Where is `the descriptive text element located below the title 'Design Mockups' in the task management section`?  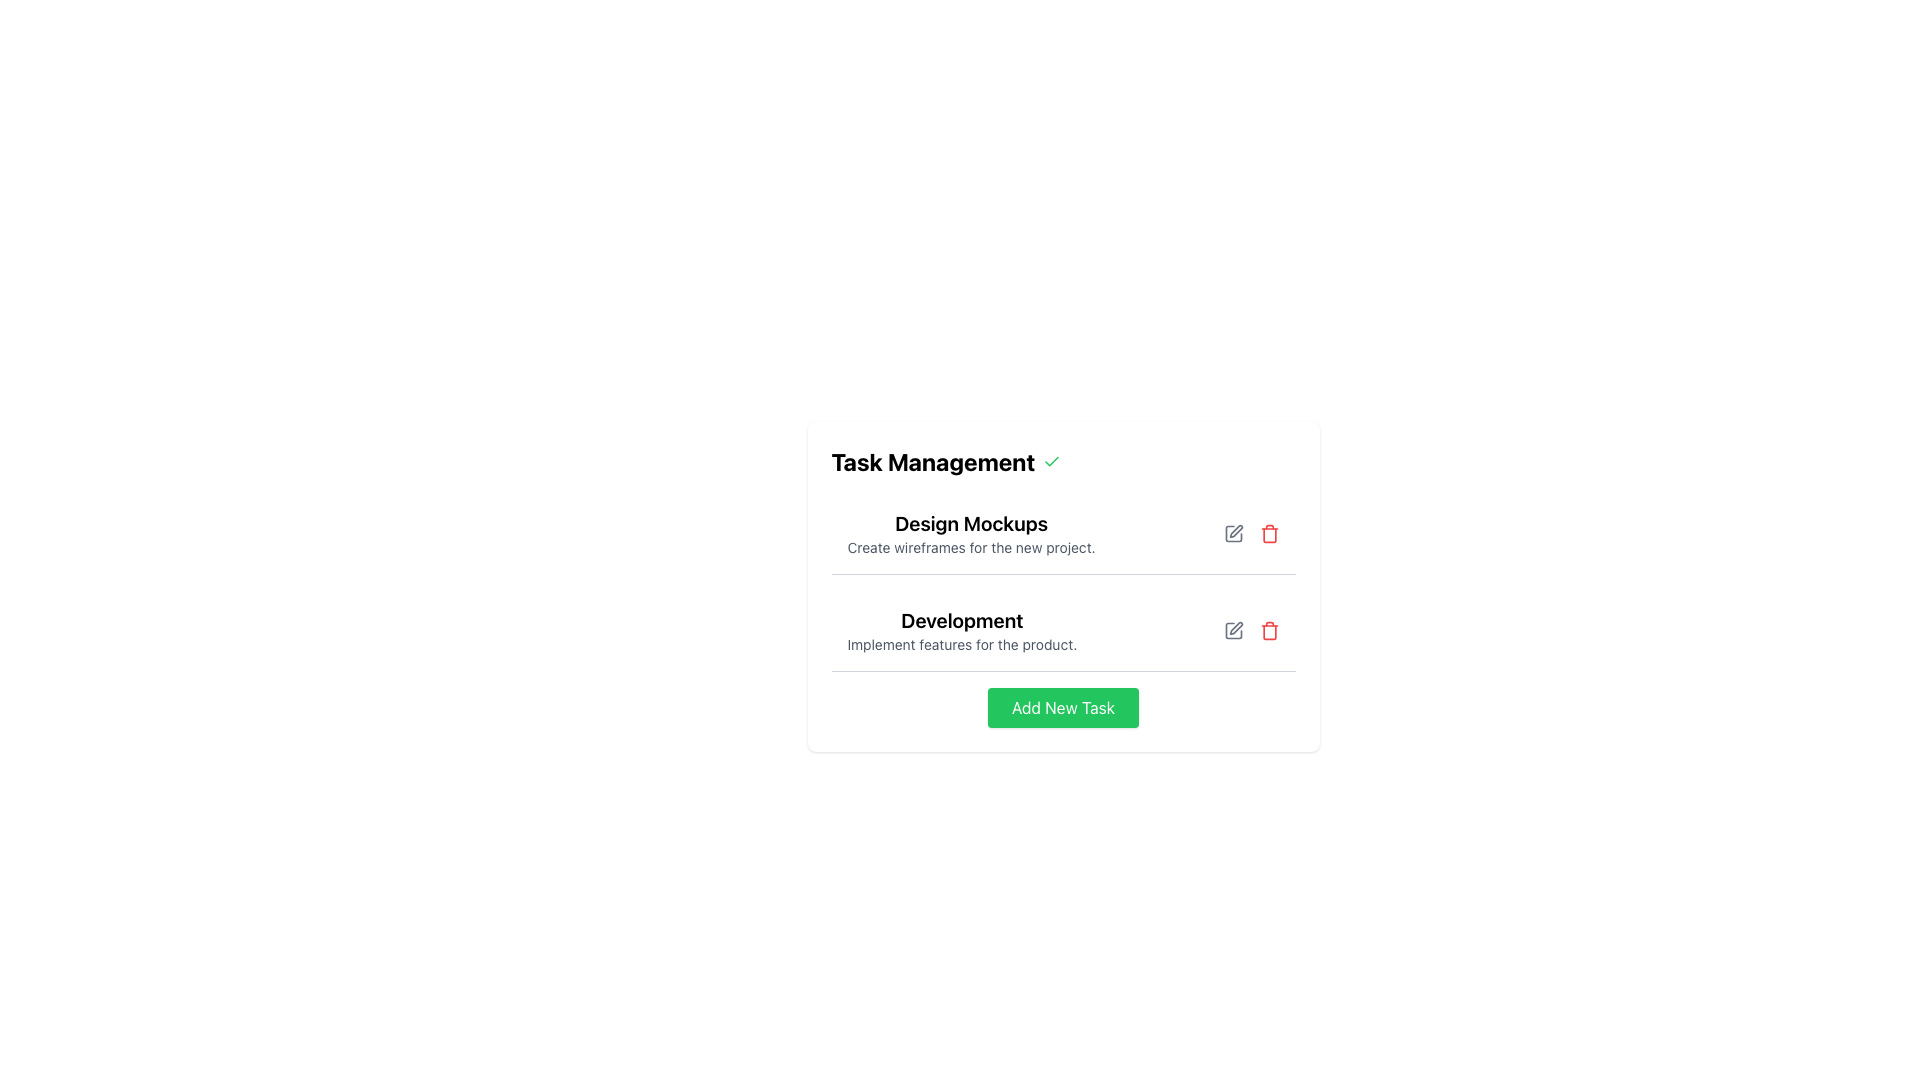 the descriptive text element located below the title 'Design Mockups' in the task management section is located at coordinates (971, 547).